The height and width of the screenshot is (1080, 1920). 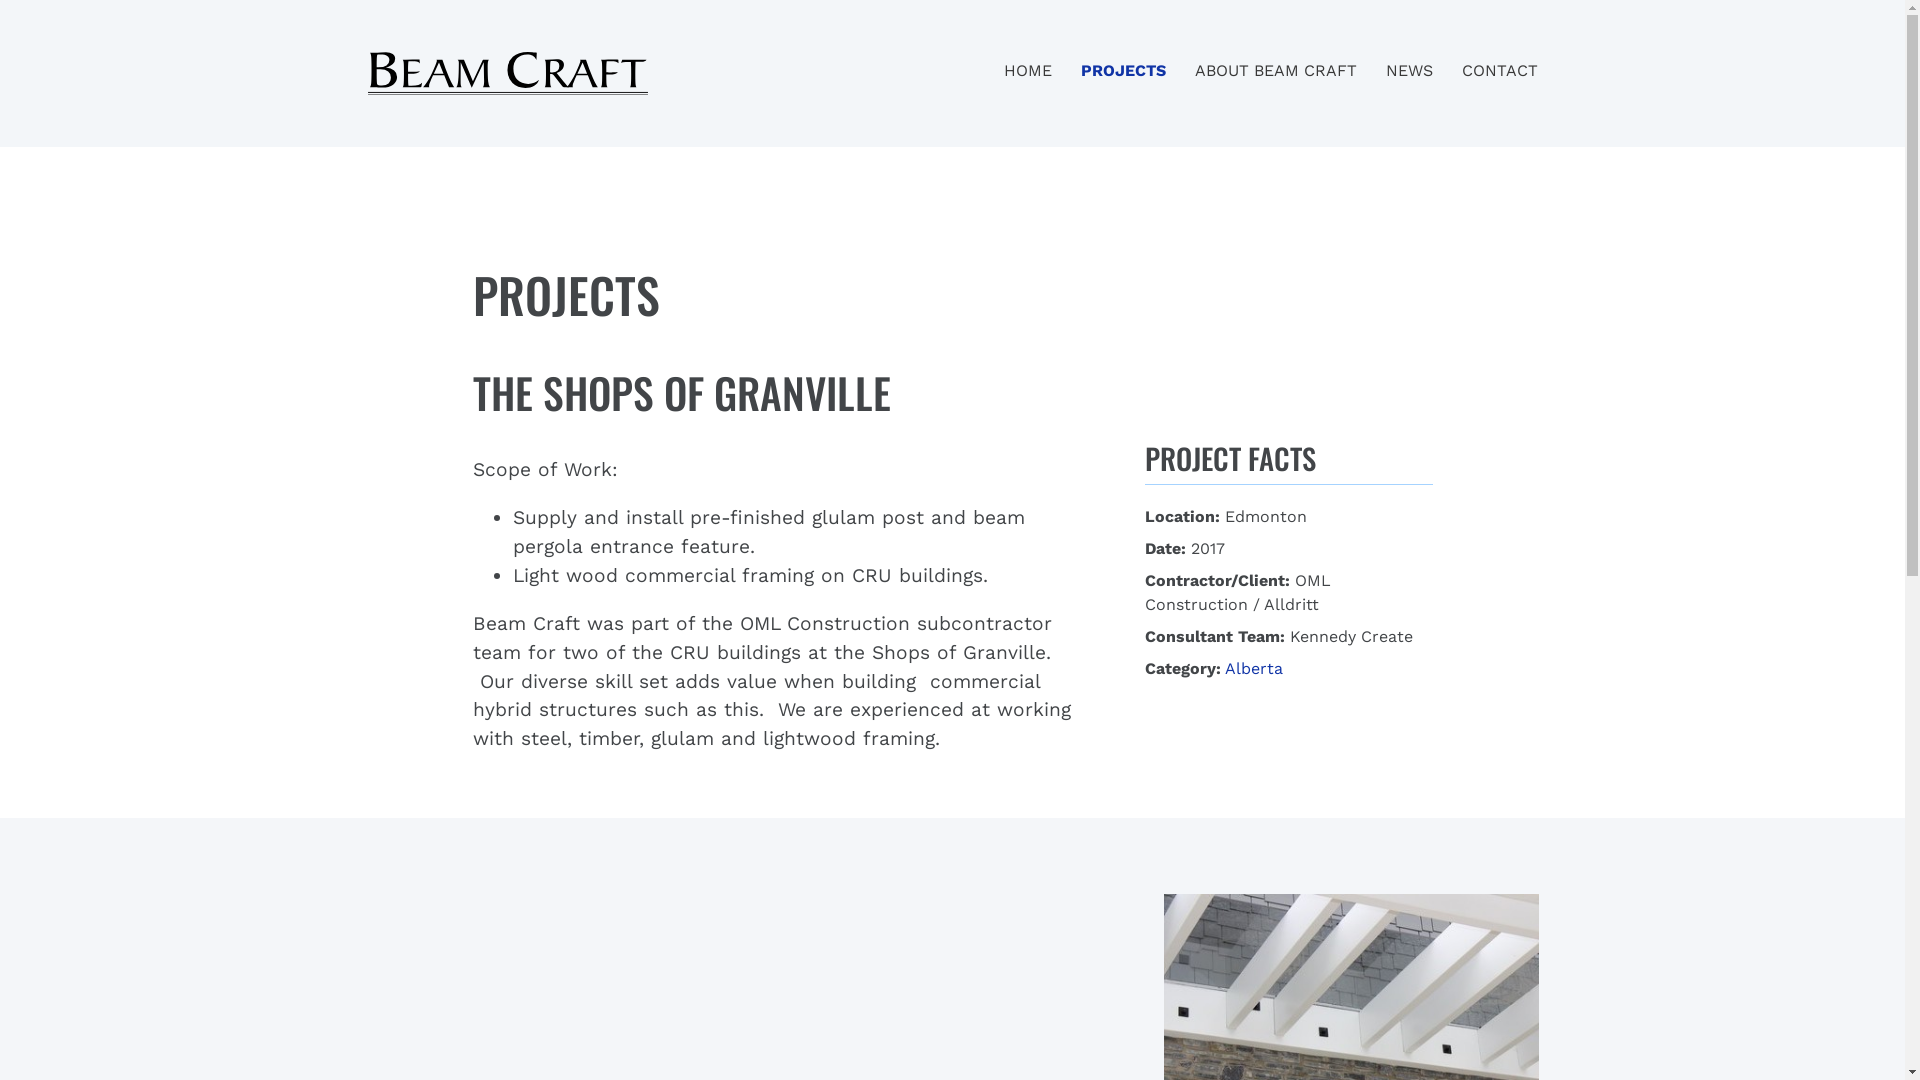 I want to click on 'NEWS', so click(x=1408, y=69).